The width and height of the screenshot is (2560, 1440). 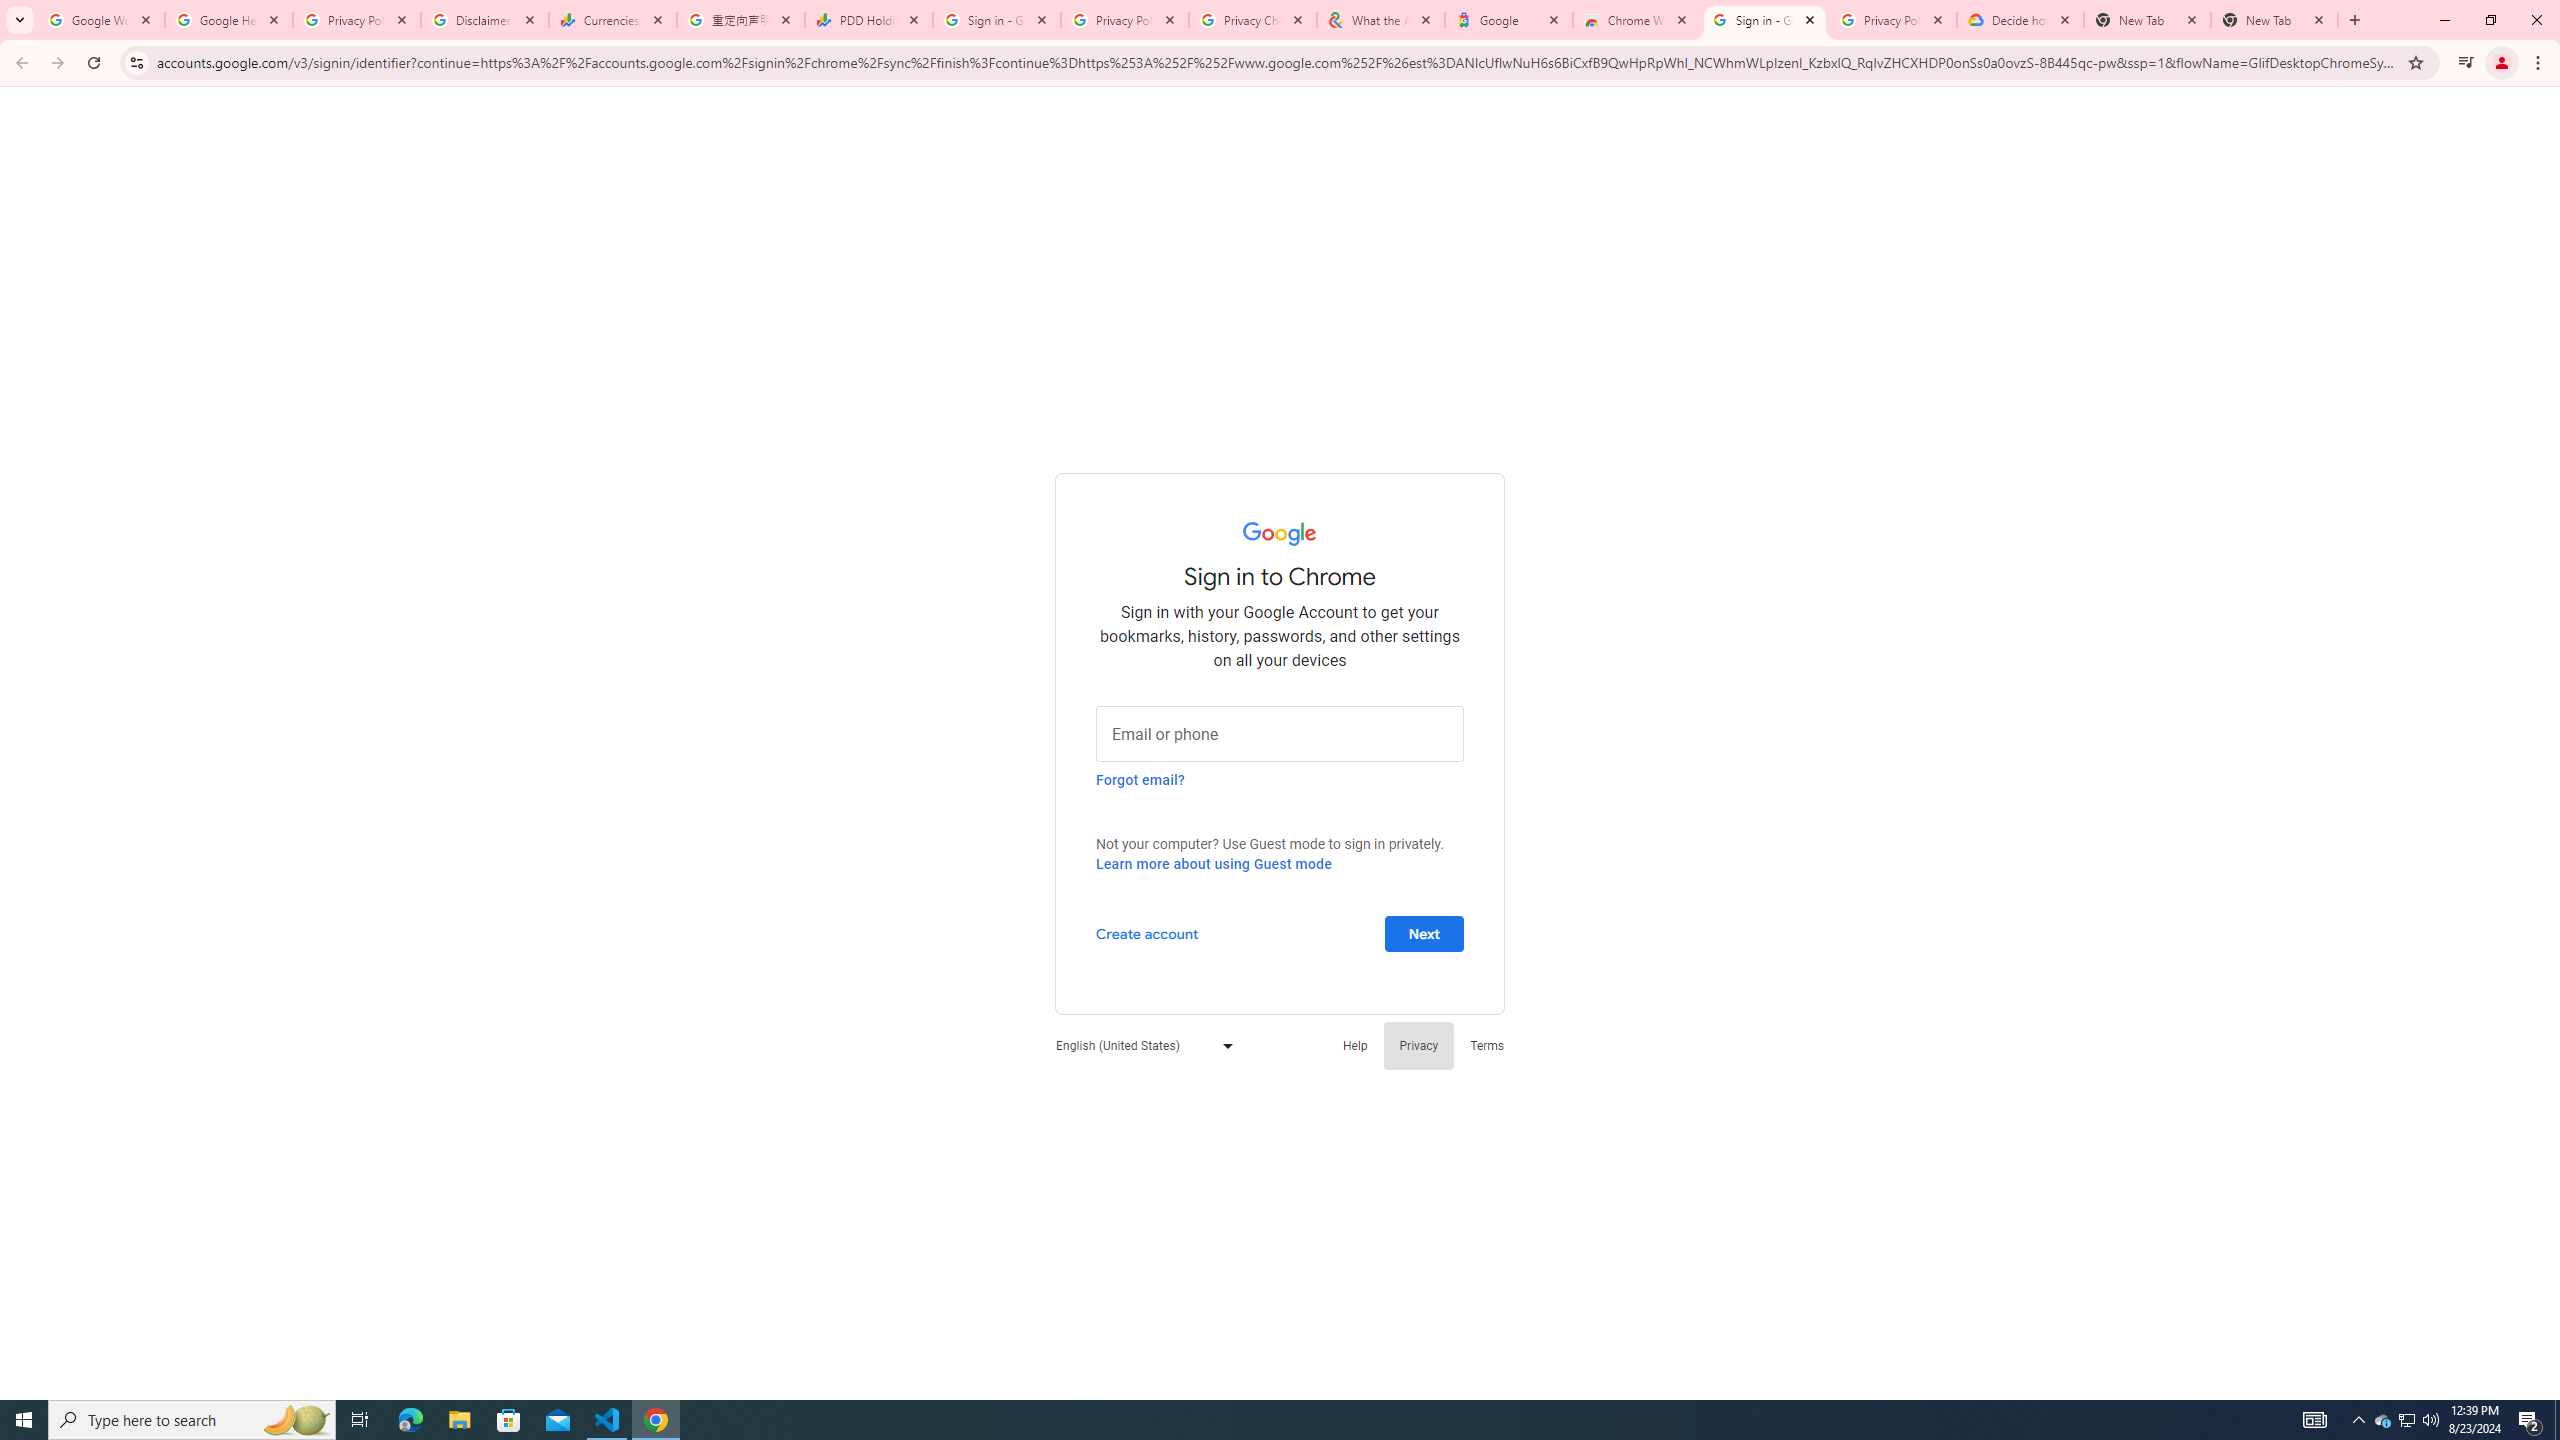 What do you see at coordinates (2274, 19) in the screenshot?
I see `'New Tab'` at bounding box center [2274, 19].